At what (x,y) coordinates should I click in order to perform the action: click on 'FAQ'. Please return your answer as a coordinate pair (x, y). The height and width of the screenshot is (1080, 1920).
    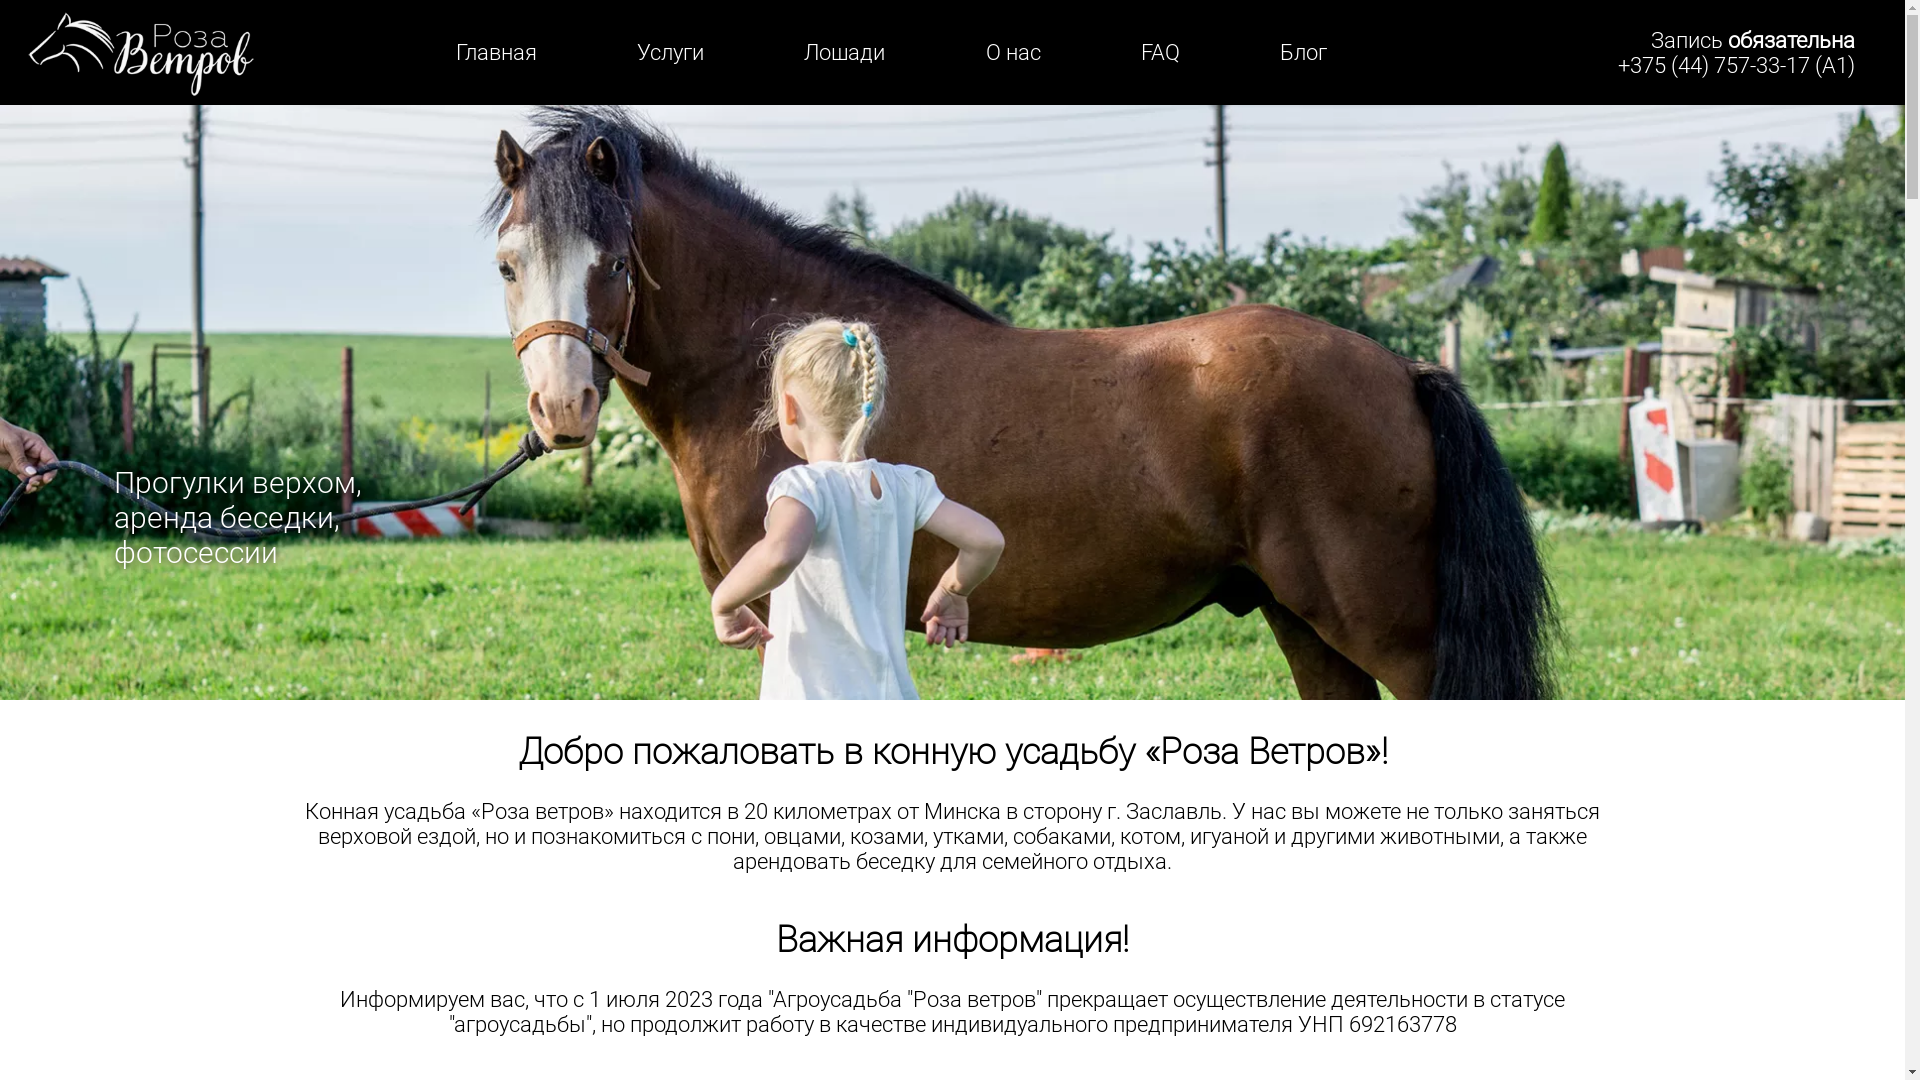
    Looking at the image, I should click on (1141, 51).